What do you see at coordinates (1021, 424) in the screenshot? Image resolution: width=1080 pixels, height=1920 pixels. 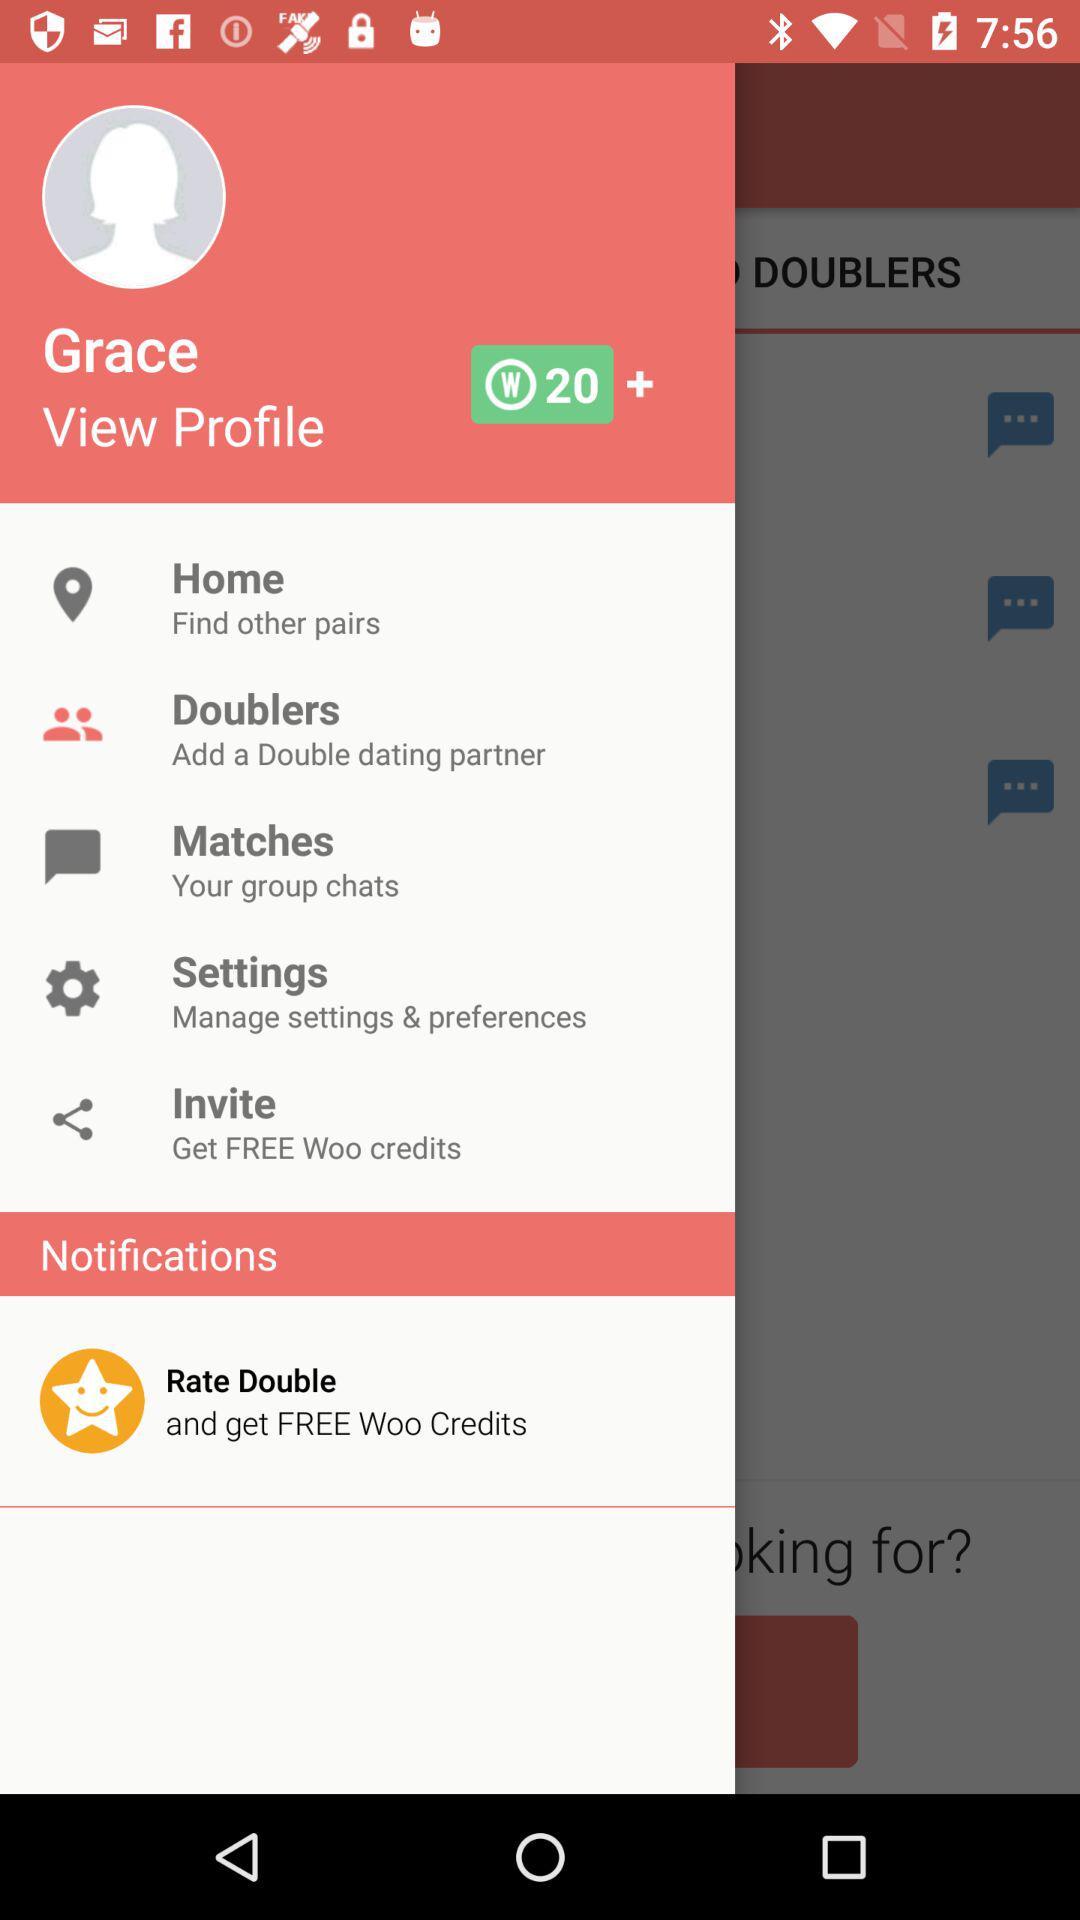 I see `the 1st message icon which is right side of the page` at bounding box center [1021, 424].